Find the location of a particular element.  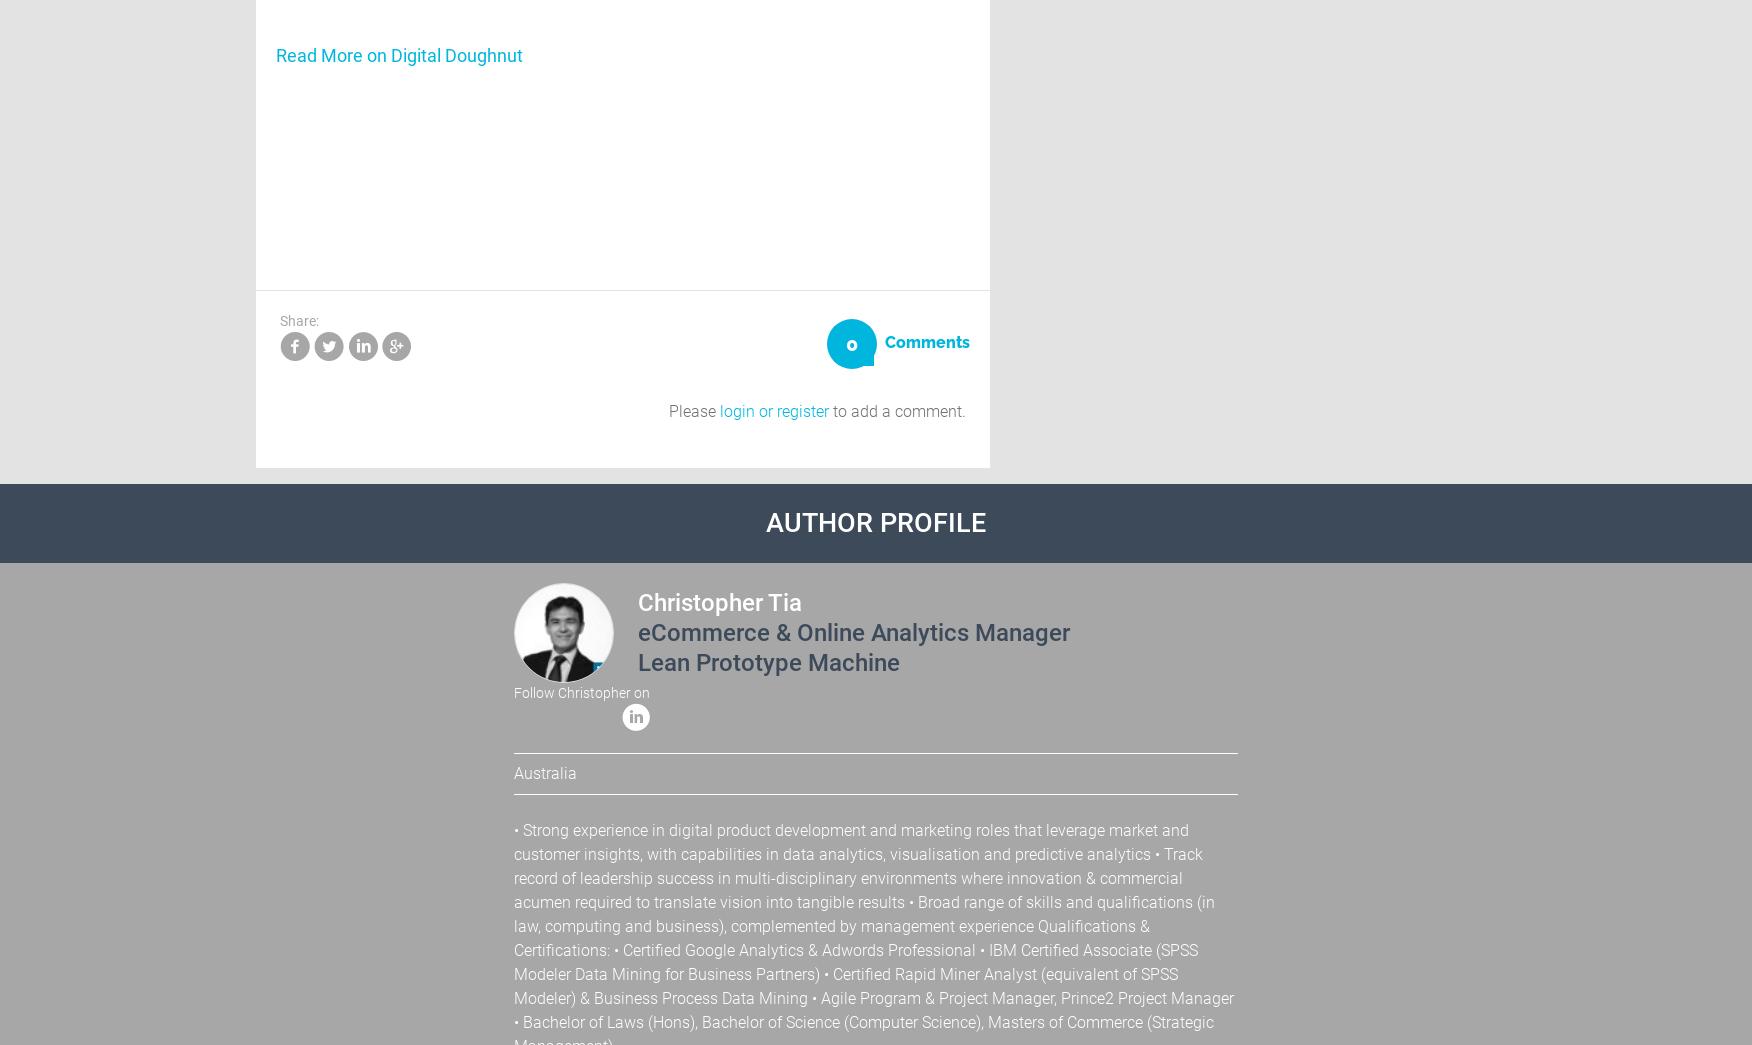

'0' is located at coordinates (845, 342).